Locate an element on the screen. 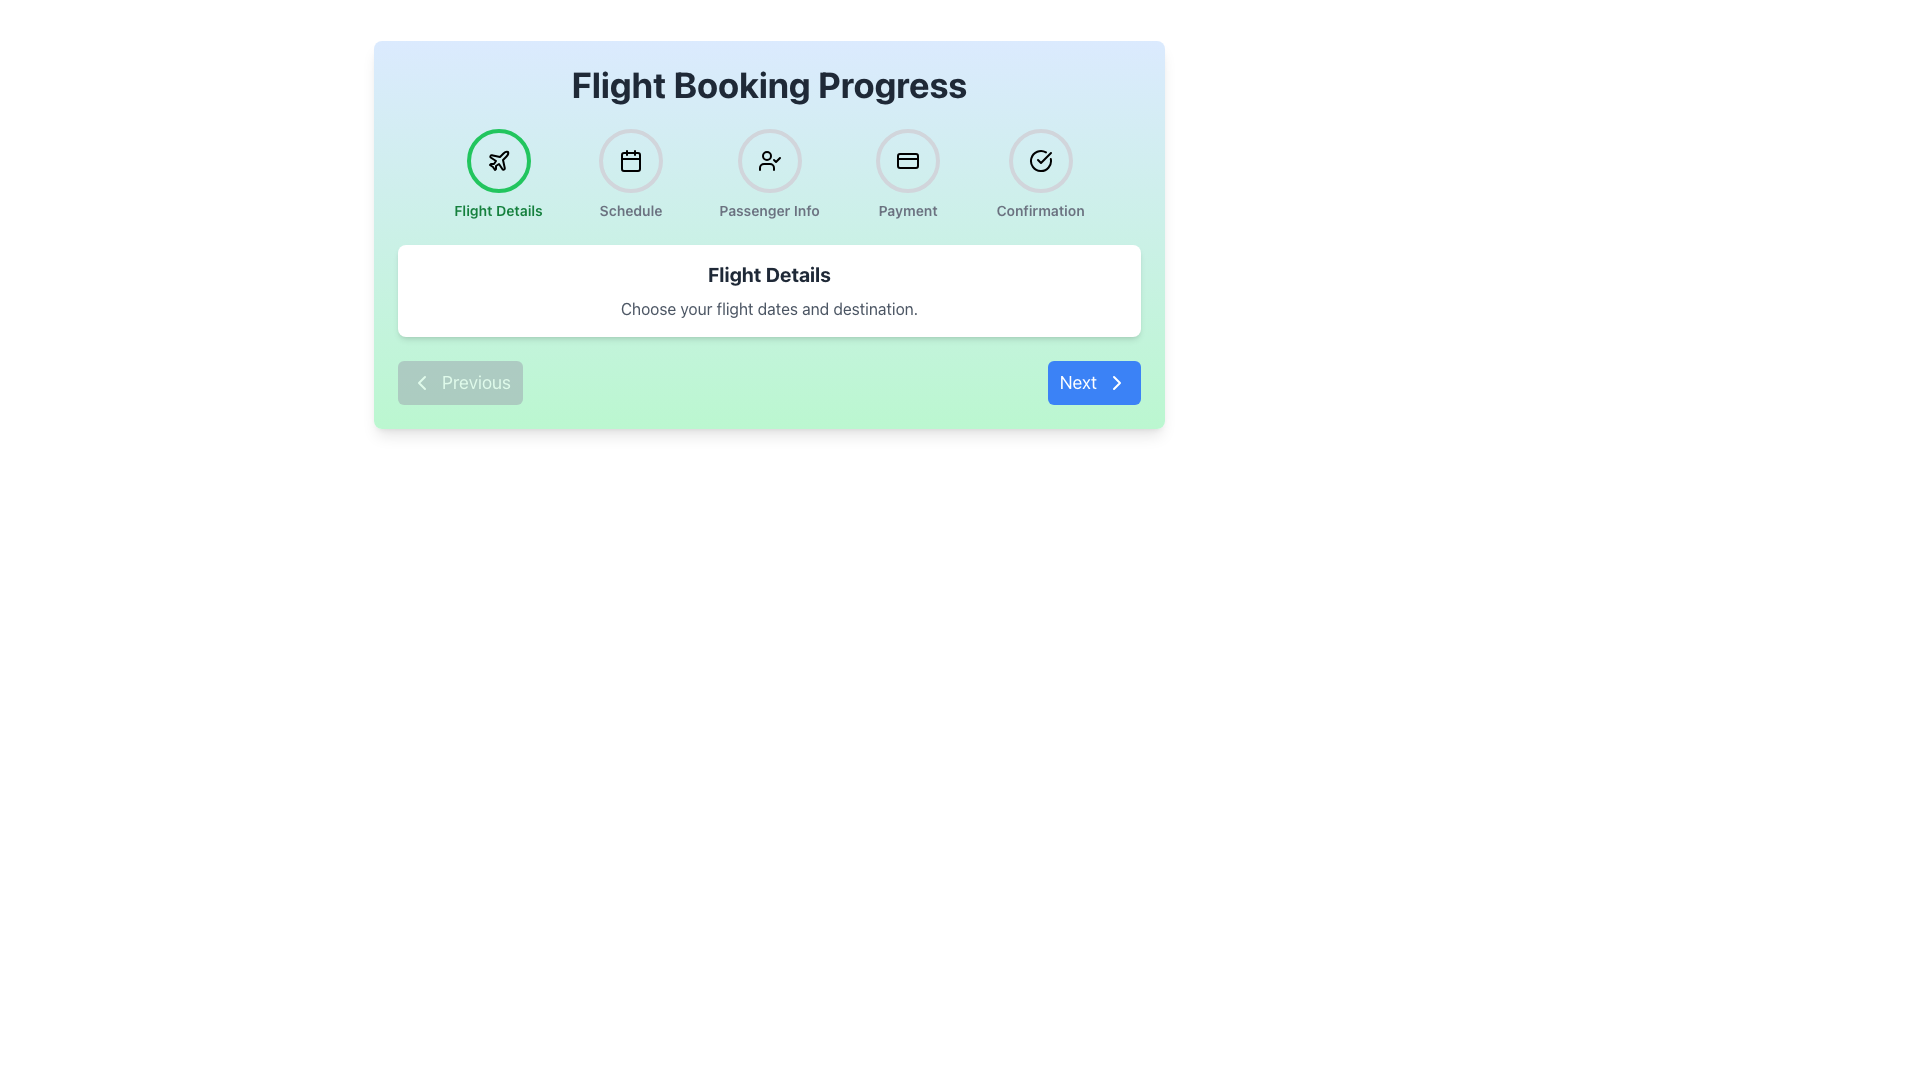  the Text Label that states 'Choose your flight dates and destination.' located below the 'Flight Details' heading is located at coordinates (768, 308).